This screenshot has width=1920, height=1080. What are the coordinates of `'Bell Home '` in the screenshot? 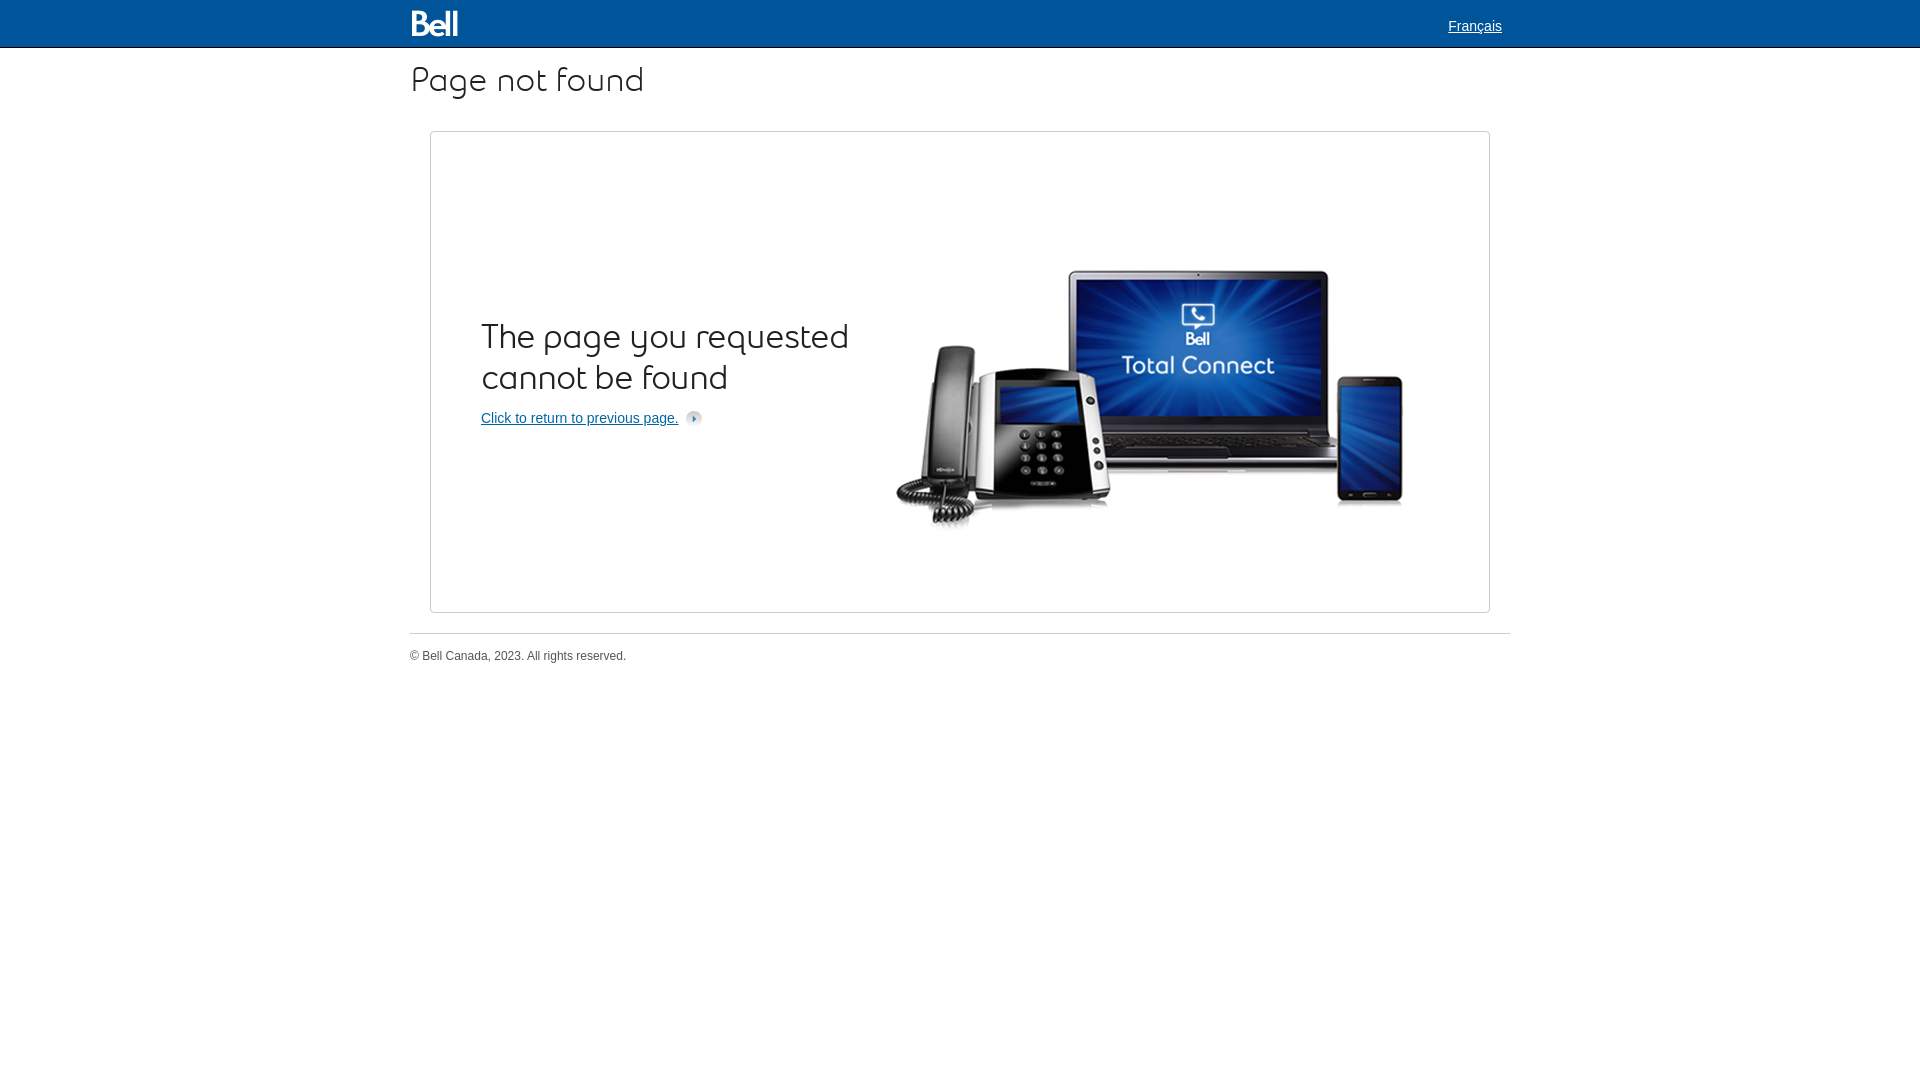 It's located at (408, 23).